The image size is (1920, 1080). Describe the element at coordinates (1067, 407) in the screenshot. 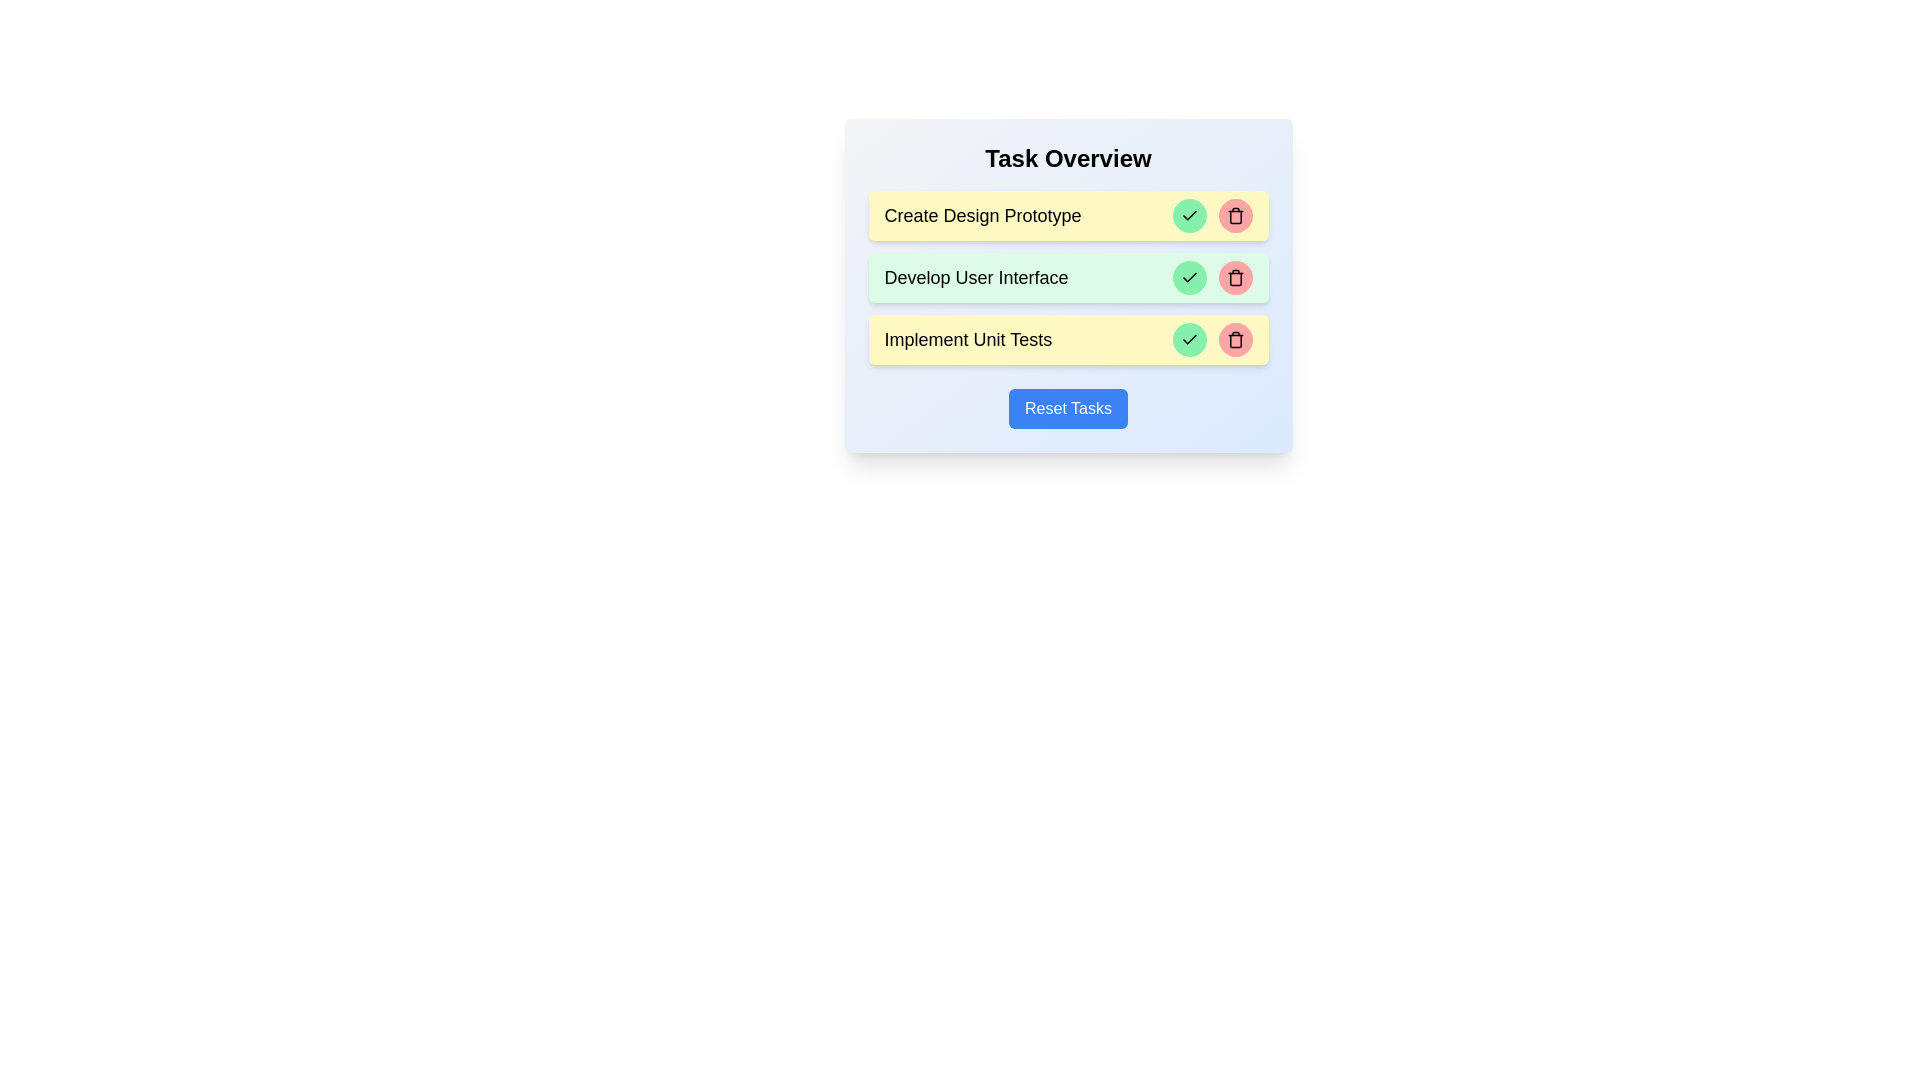

I see `the 'Reset Tasks' button to reset all tasks to incomplete` at that location.